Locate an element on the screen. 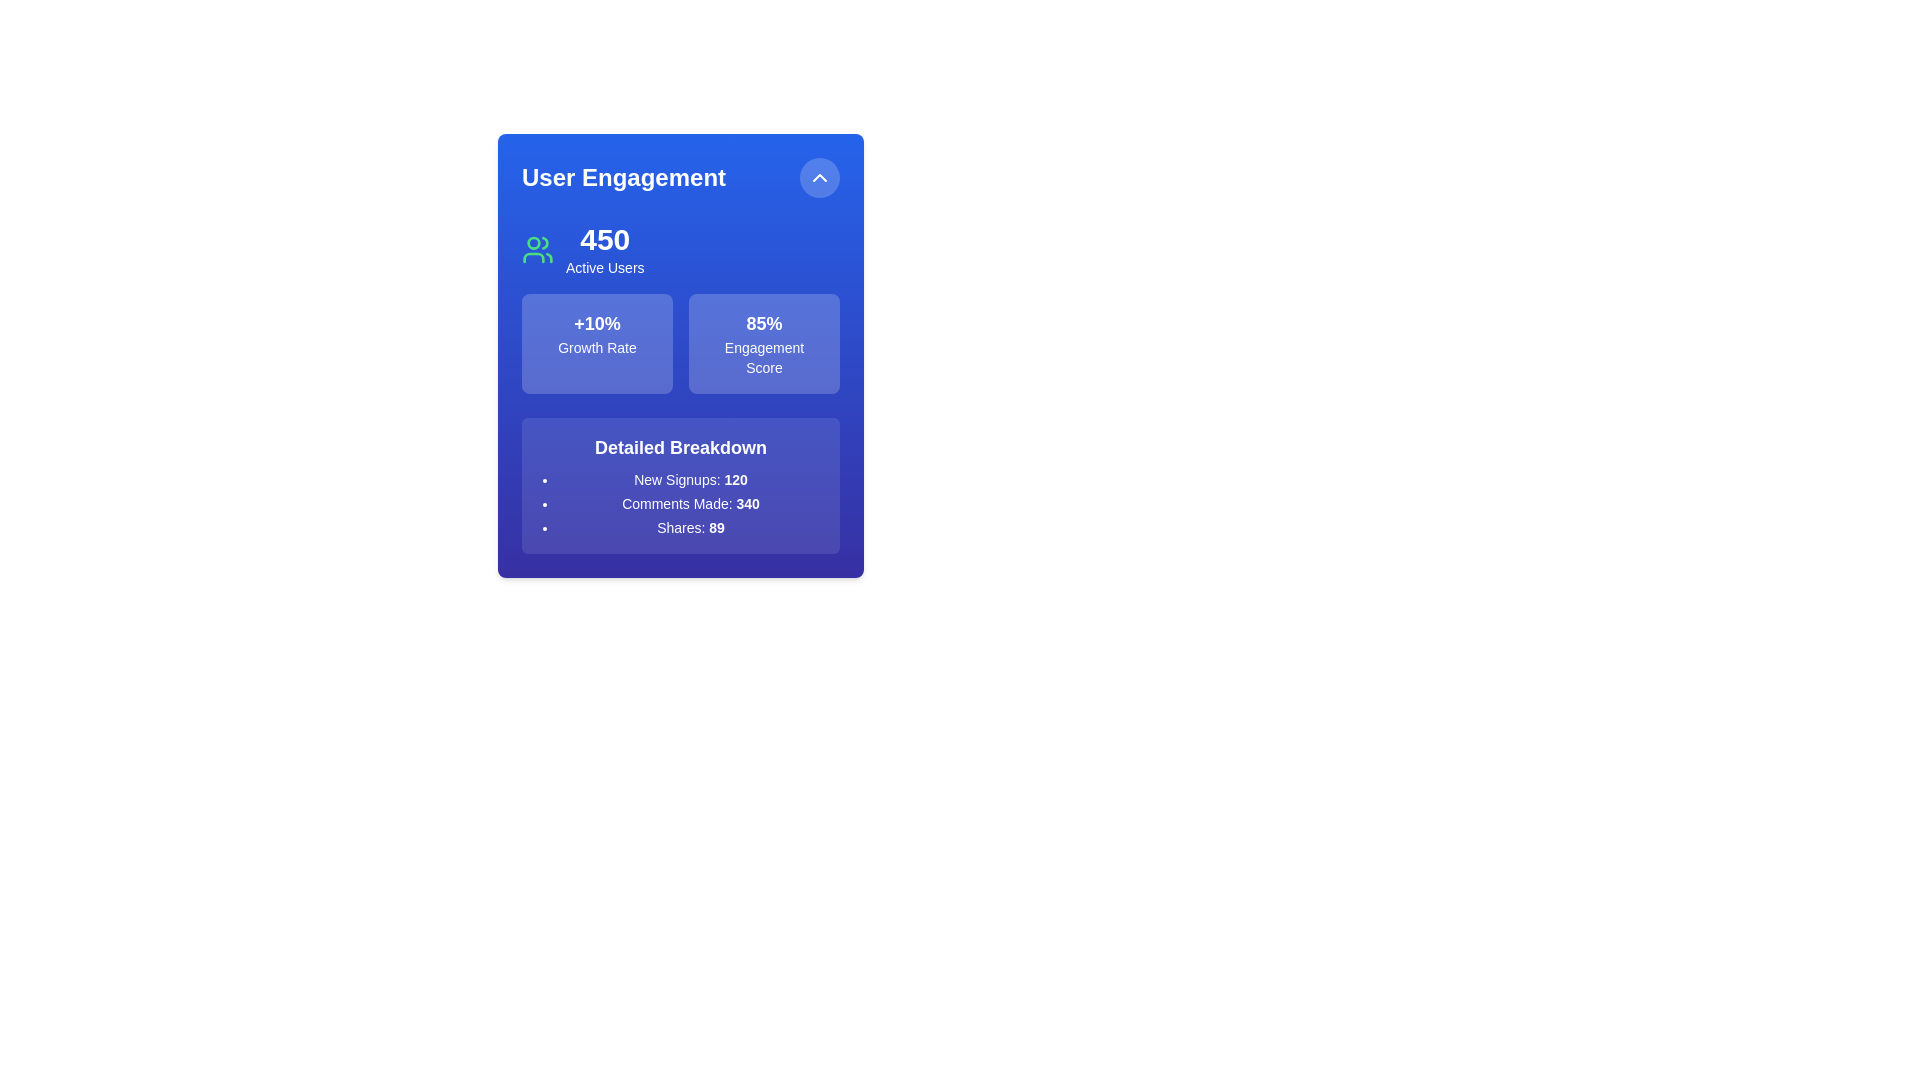 The image size is (1920, 1080). the 'User Engagement' header to focus the panel, which features a bold title on the left and a chevron-up button on the right is located at coordinates (681, 176).